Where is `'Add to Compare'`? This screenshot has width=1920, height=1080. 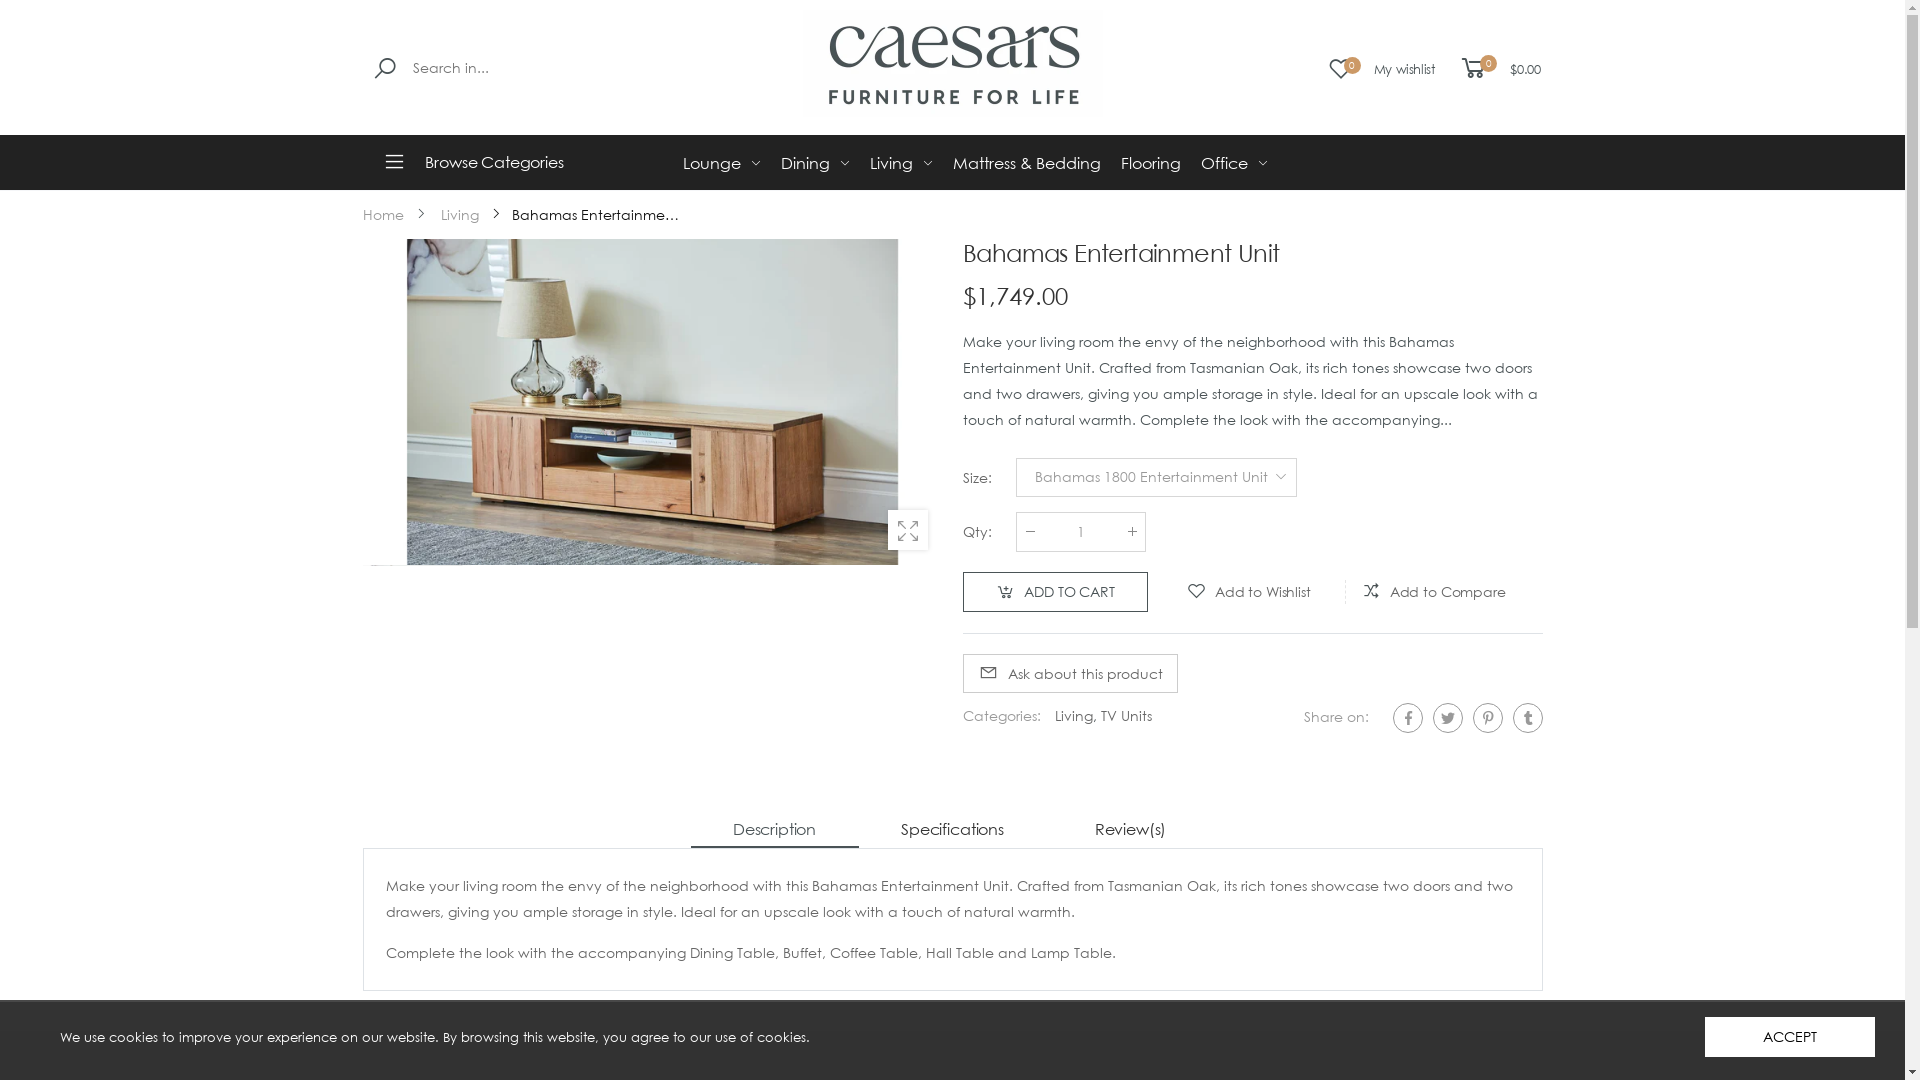 'Add to Compare' is located at coordinates (1340, 591).